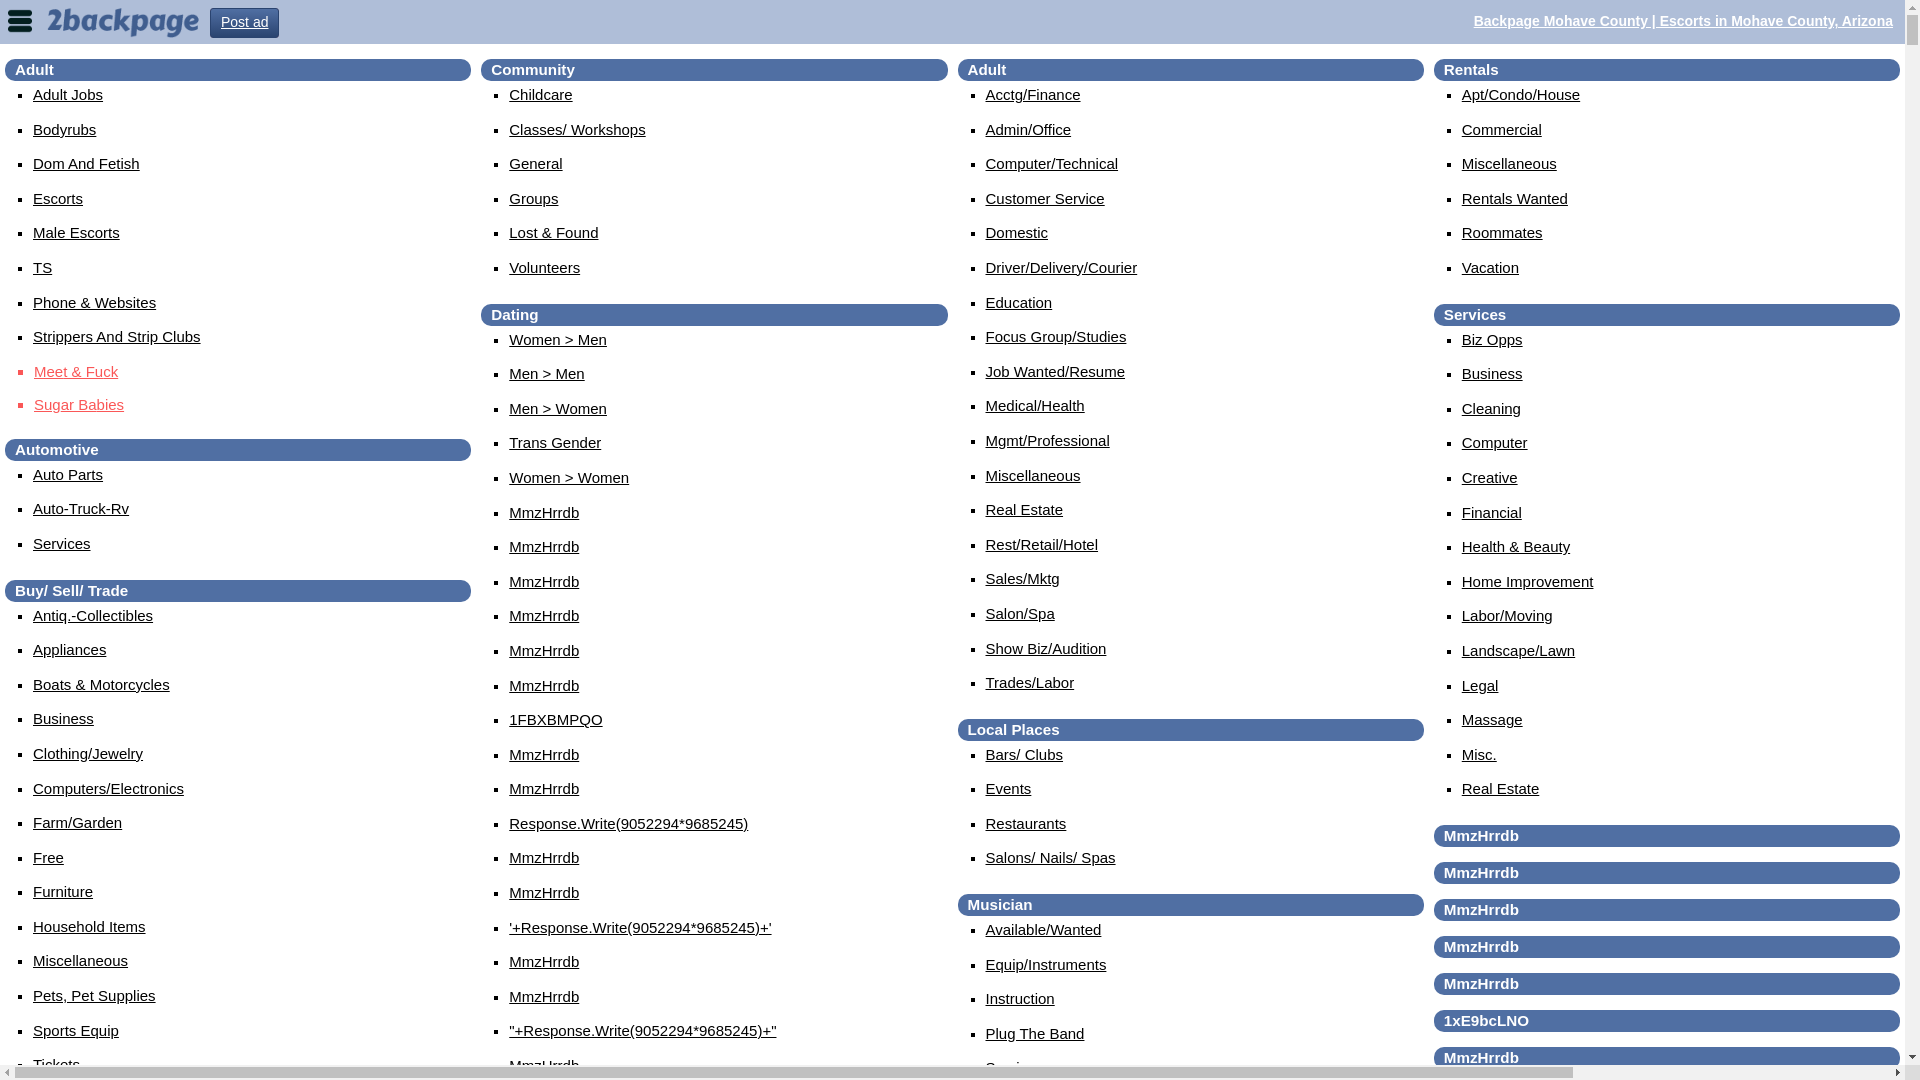 The height and width of the screenshot is (1080, 1920). I want to click on 'Biz Opps', so click(1462, 338).